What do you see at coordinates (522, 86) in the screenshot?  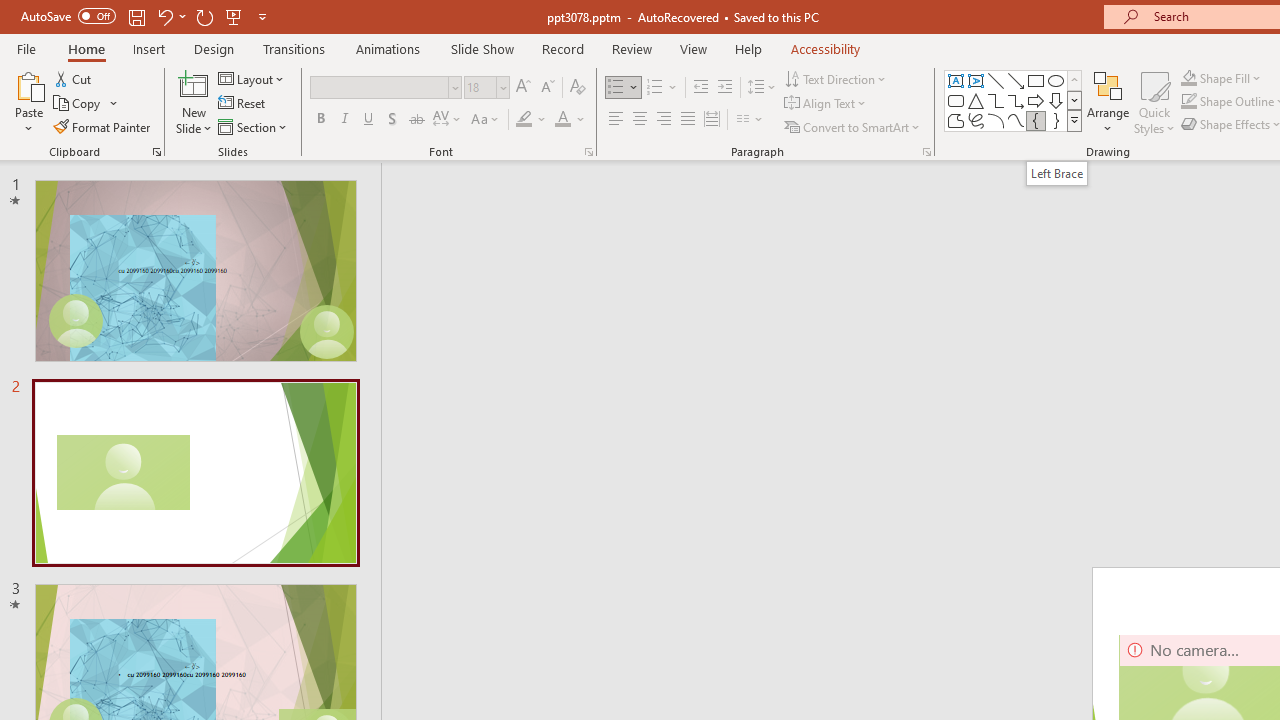 I see `'Increase Font Size'` at bounding box center [522, 86].